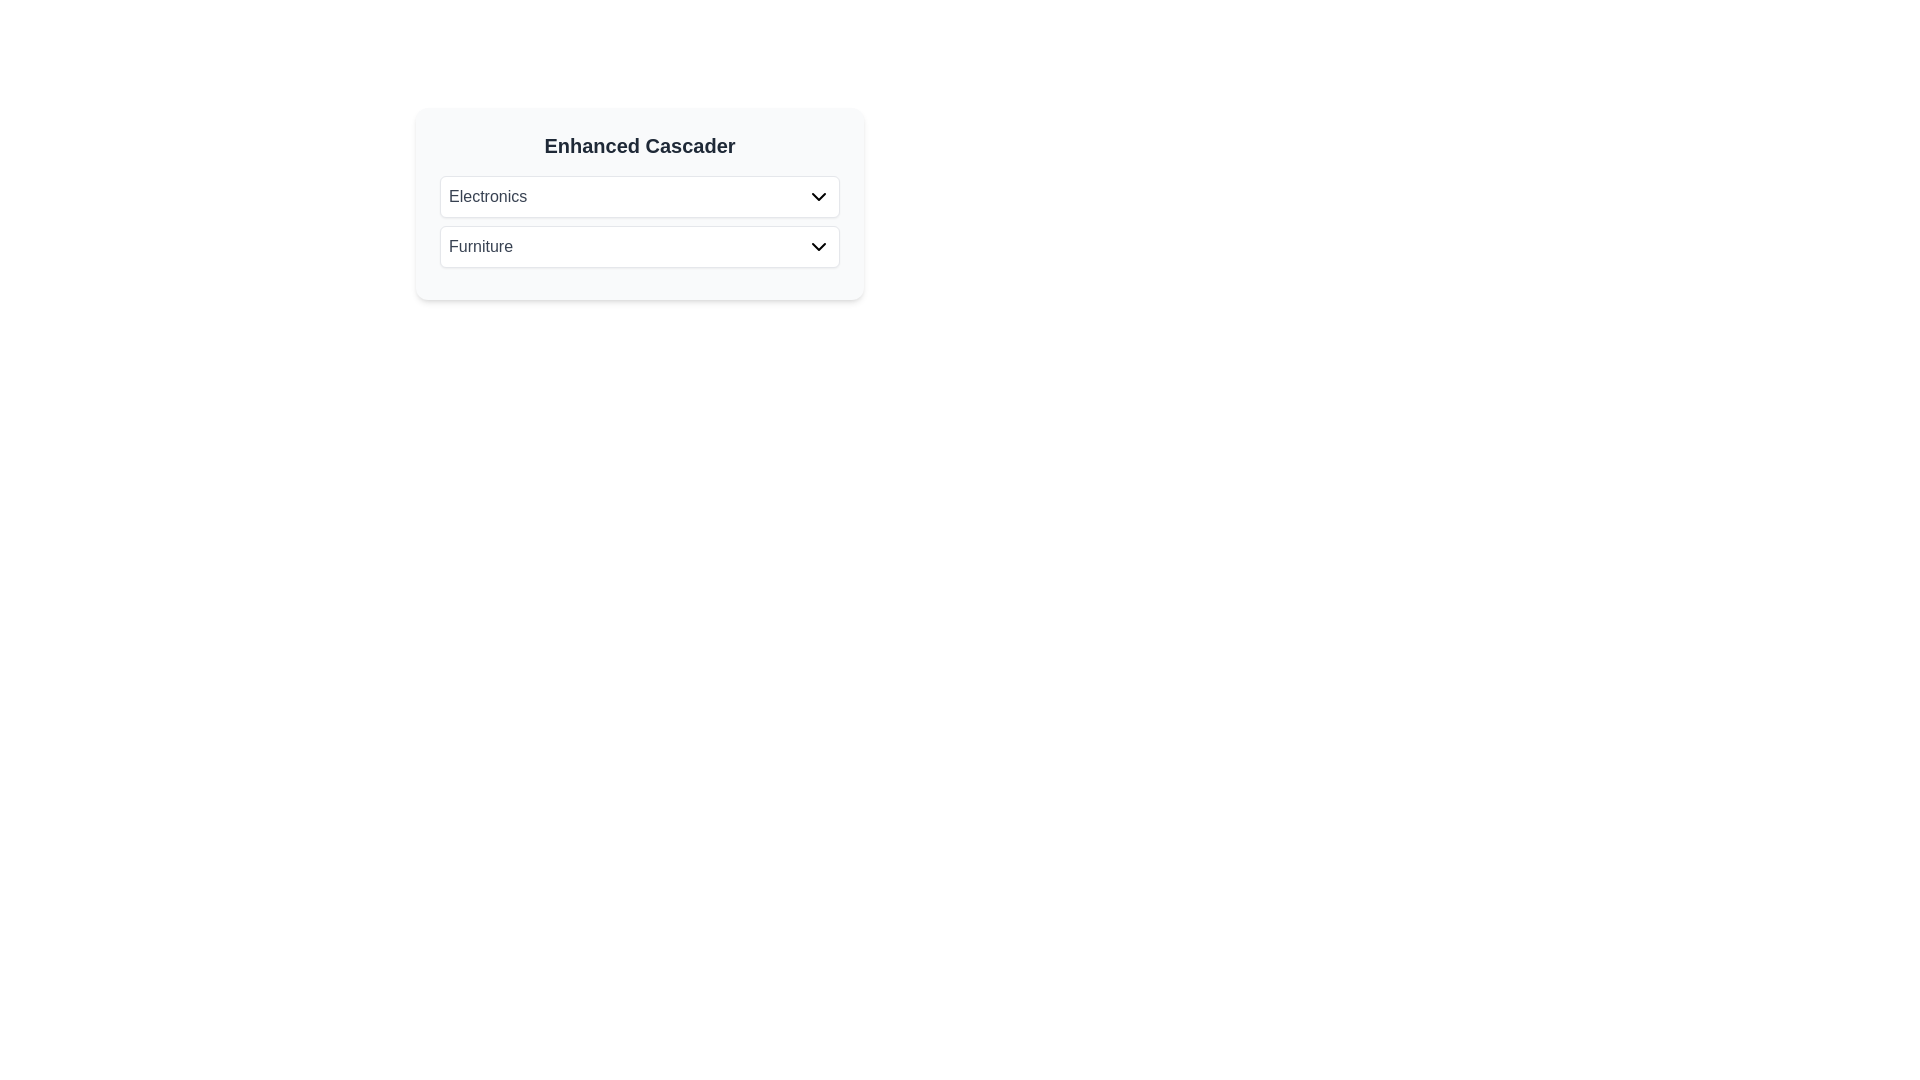  What do you see at coordinates (638, 196) in the screenshot?
I see `the 'Electronics' dropdown menu item located below the title 'Enhanced Cascader'` at bounding box center [638, 196].